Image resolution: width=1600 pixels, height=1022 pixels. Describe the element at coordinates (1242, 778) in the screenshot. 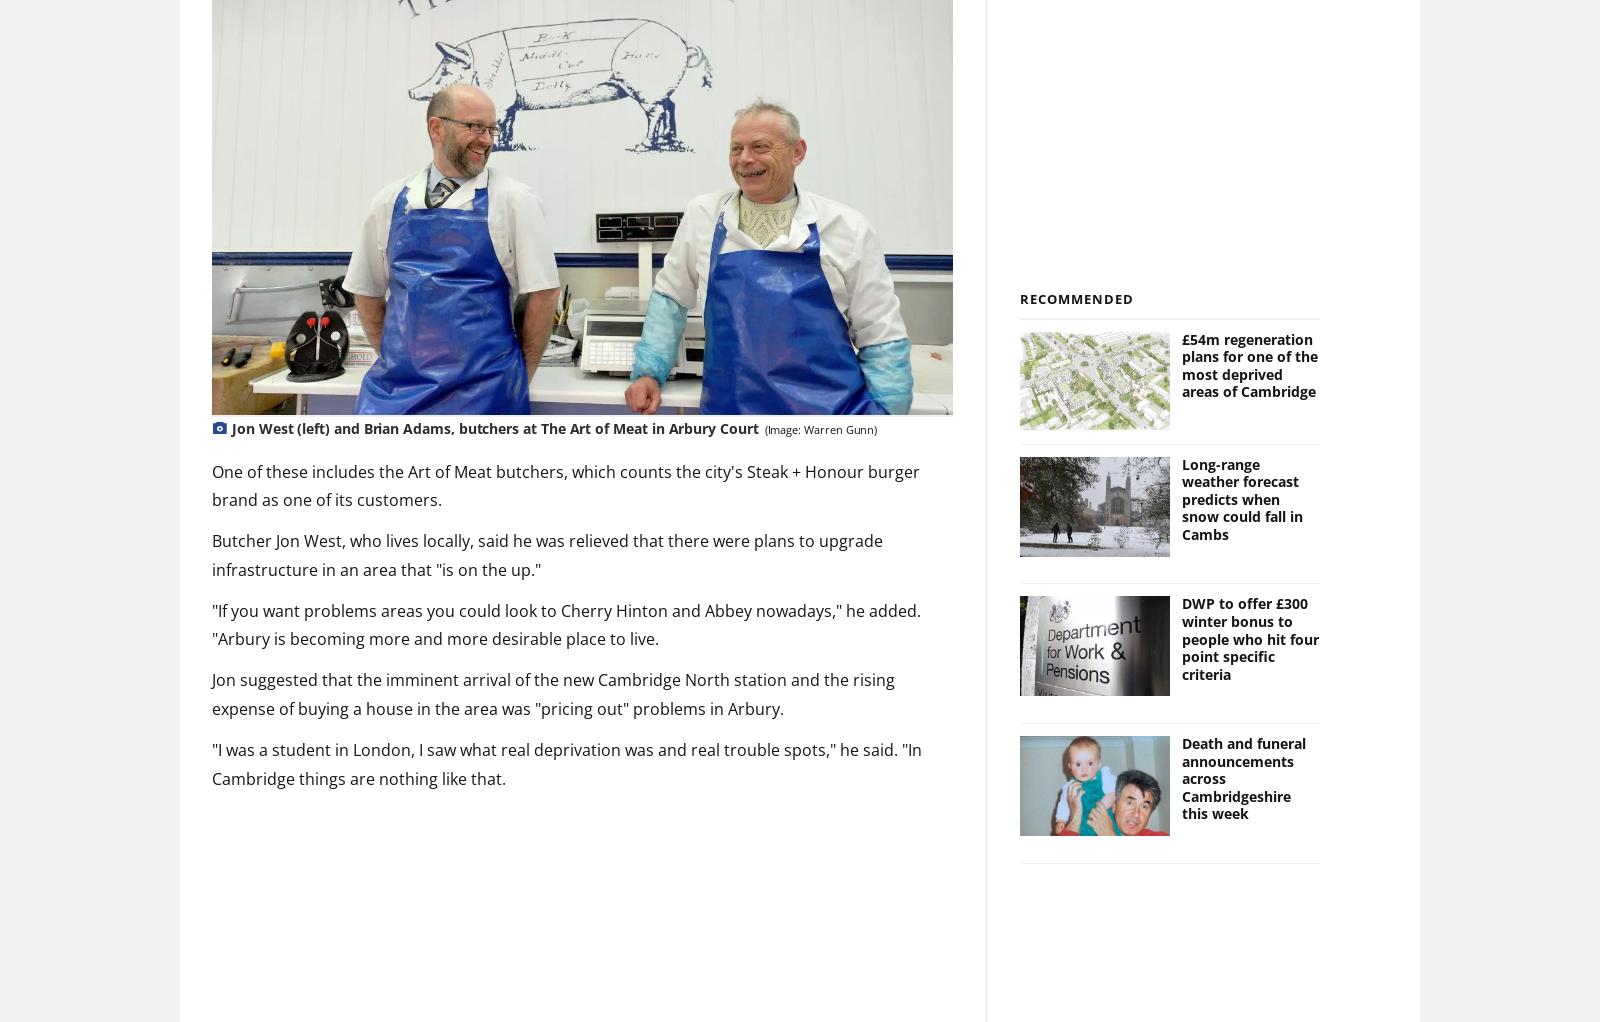

I see `'Death and funeral announcements across Cambridgeshire this week'` at that location.